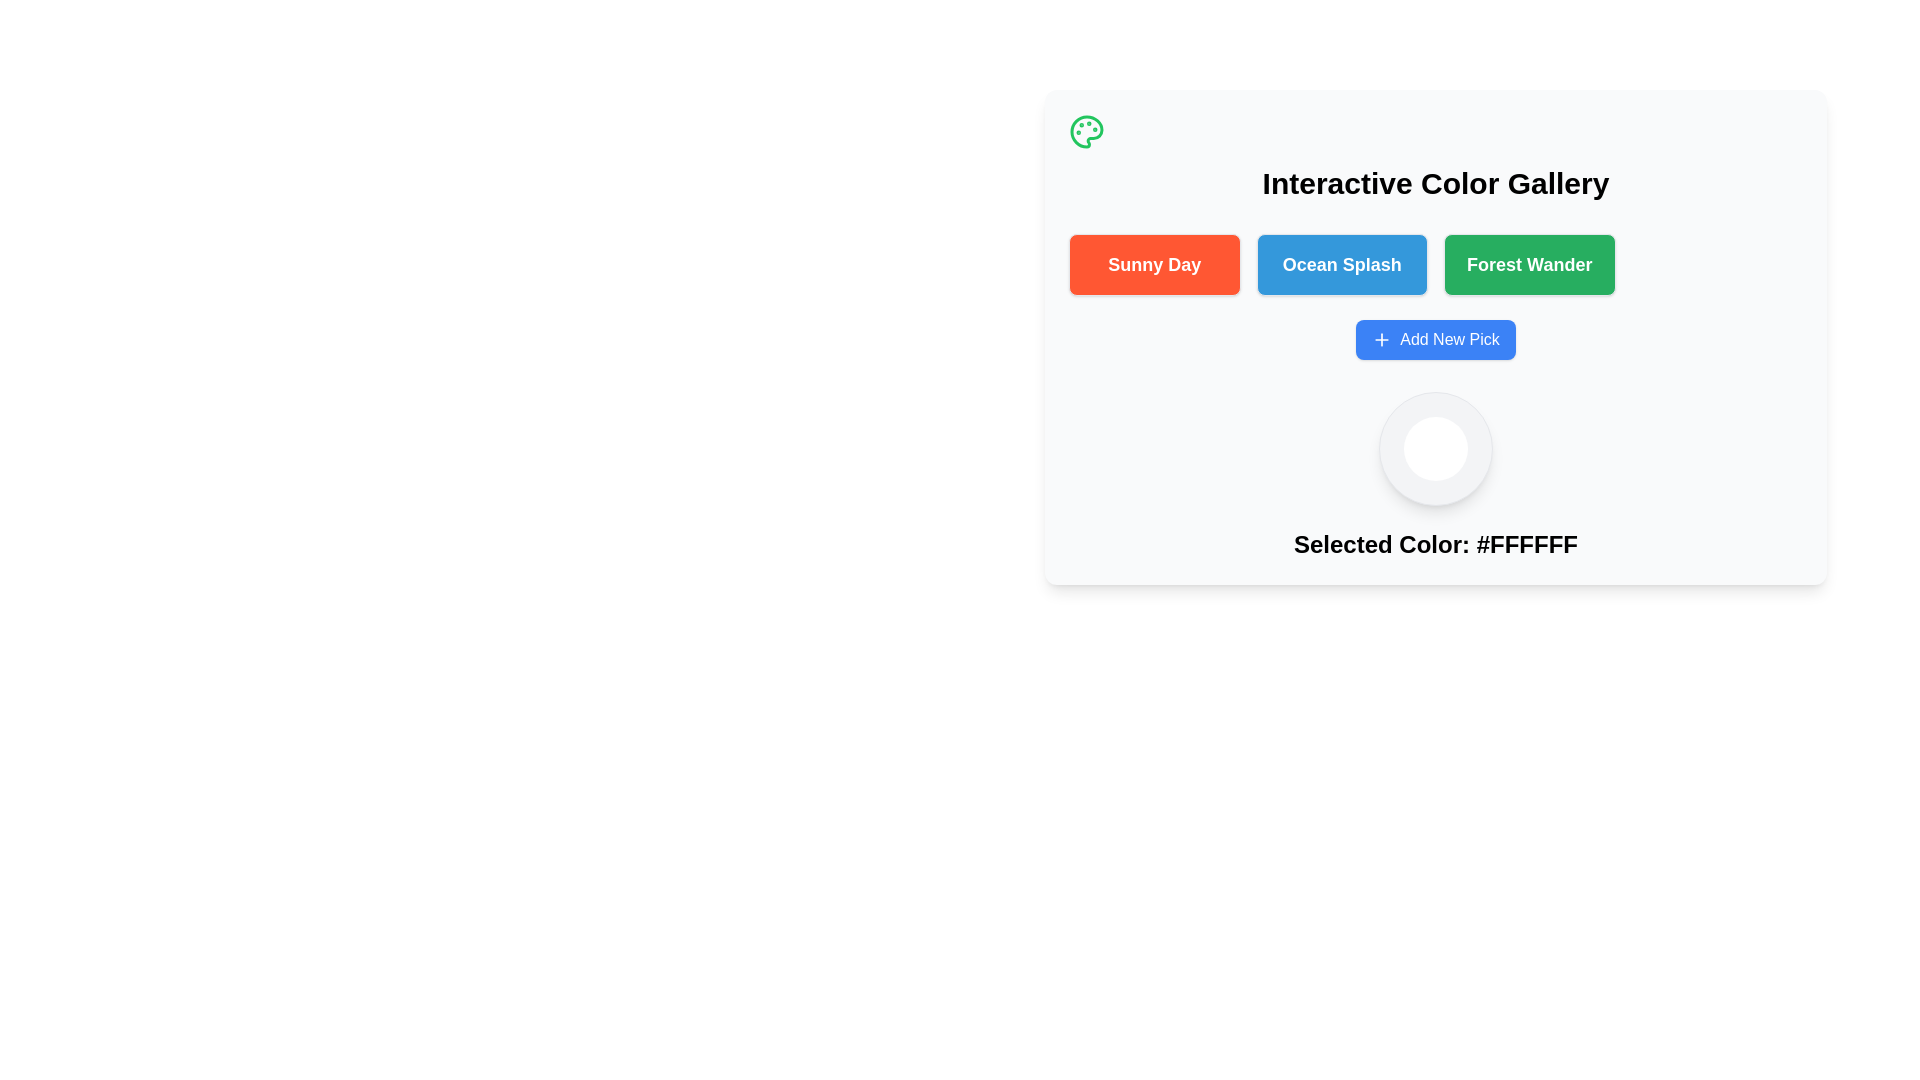  What do you see at coordinates (1434, 338) in the screenshot?
I see `the button labeled 'Add New Pick' which is located below the buttons 'Sunny Day,' 'Ocean Splash,' and 'Forest Wander,' and above the circular color selector` at bounding box center [1434, 338].